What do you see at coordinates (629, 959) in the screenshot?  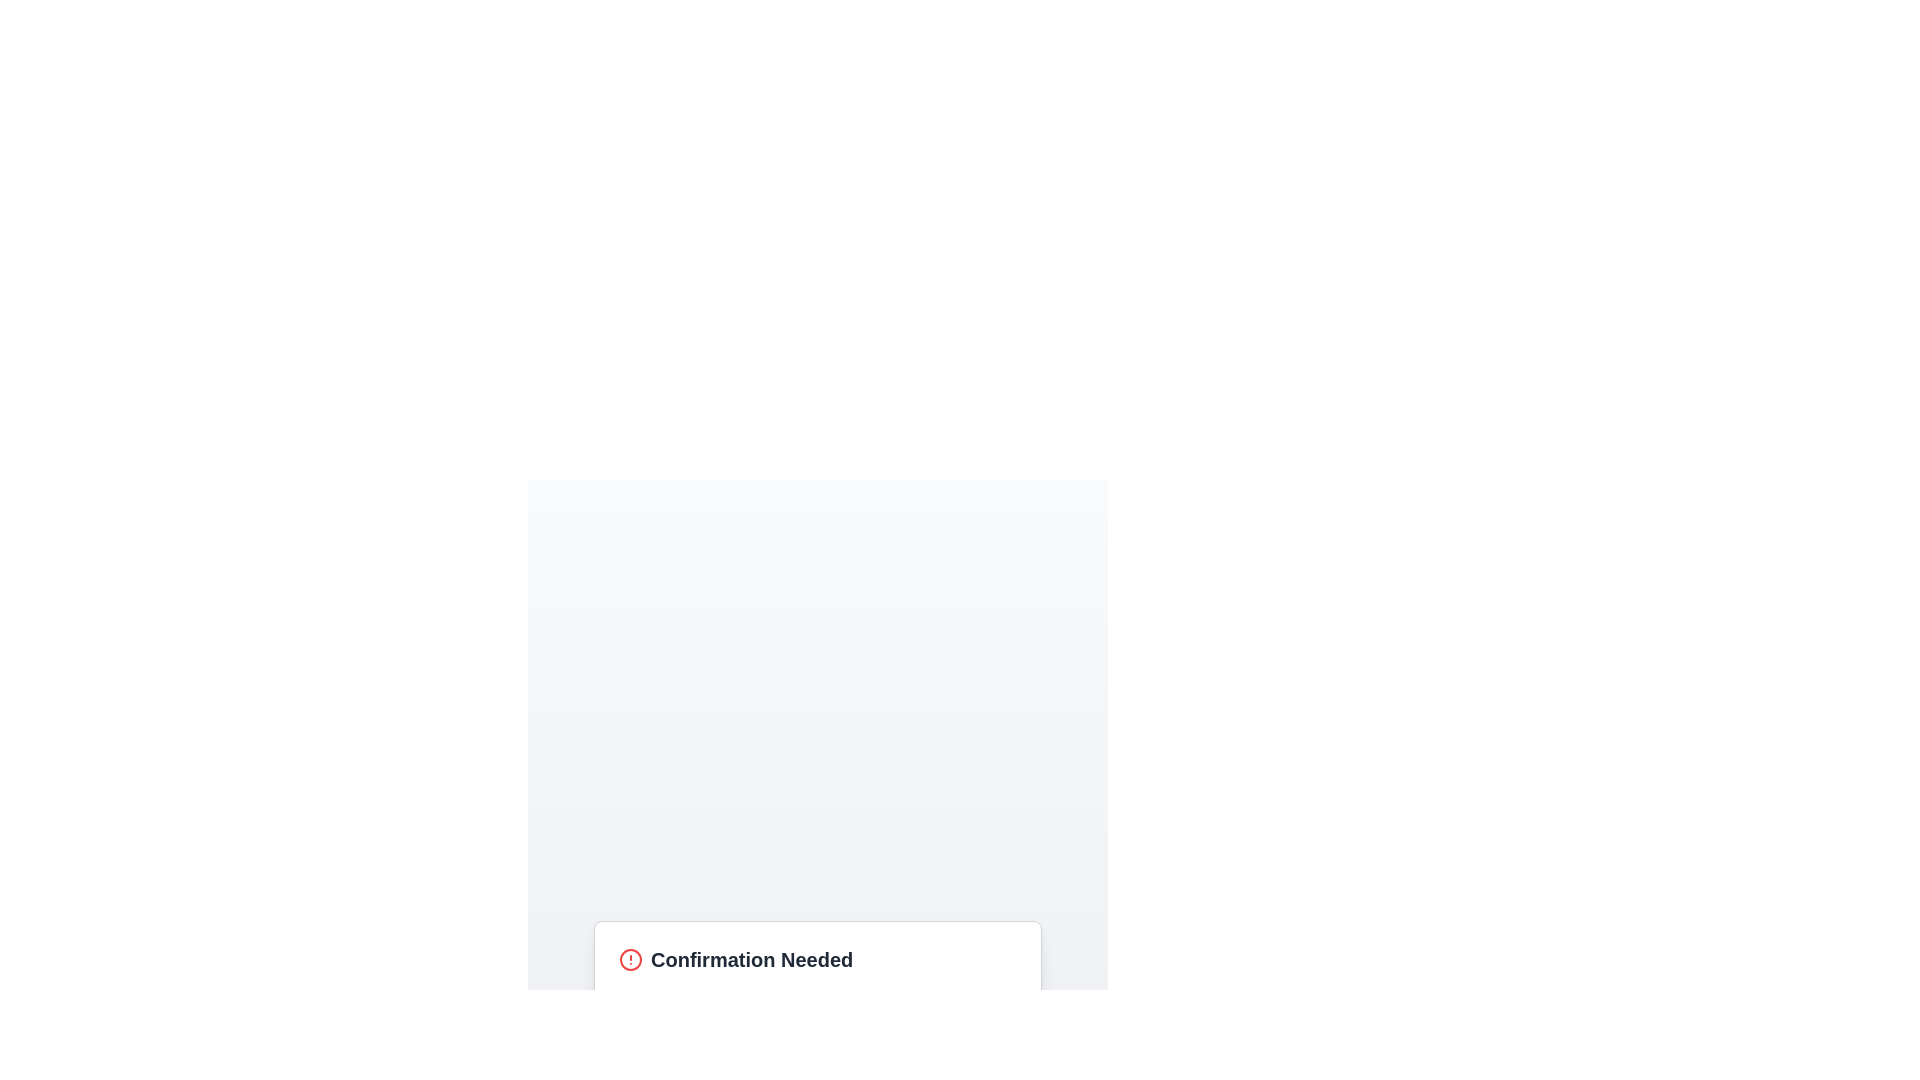 I see `the warning icon that indicates a 'Confirmation Needed' message, located to the left of the text content` at bounding box center [629, 959].